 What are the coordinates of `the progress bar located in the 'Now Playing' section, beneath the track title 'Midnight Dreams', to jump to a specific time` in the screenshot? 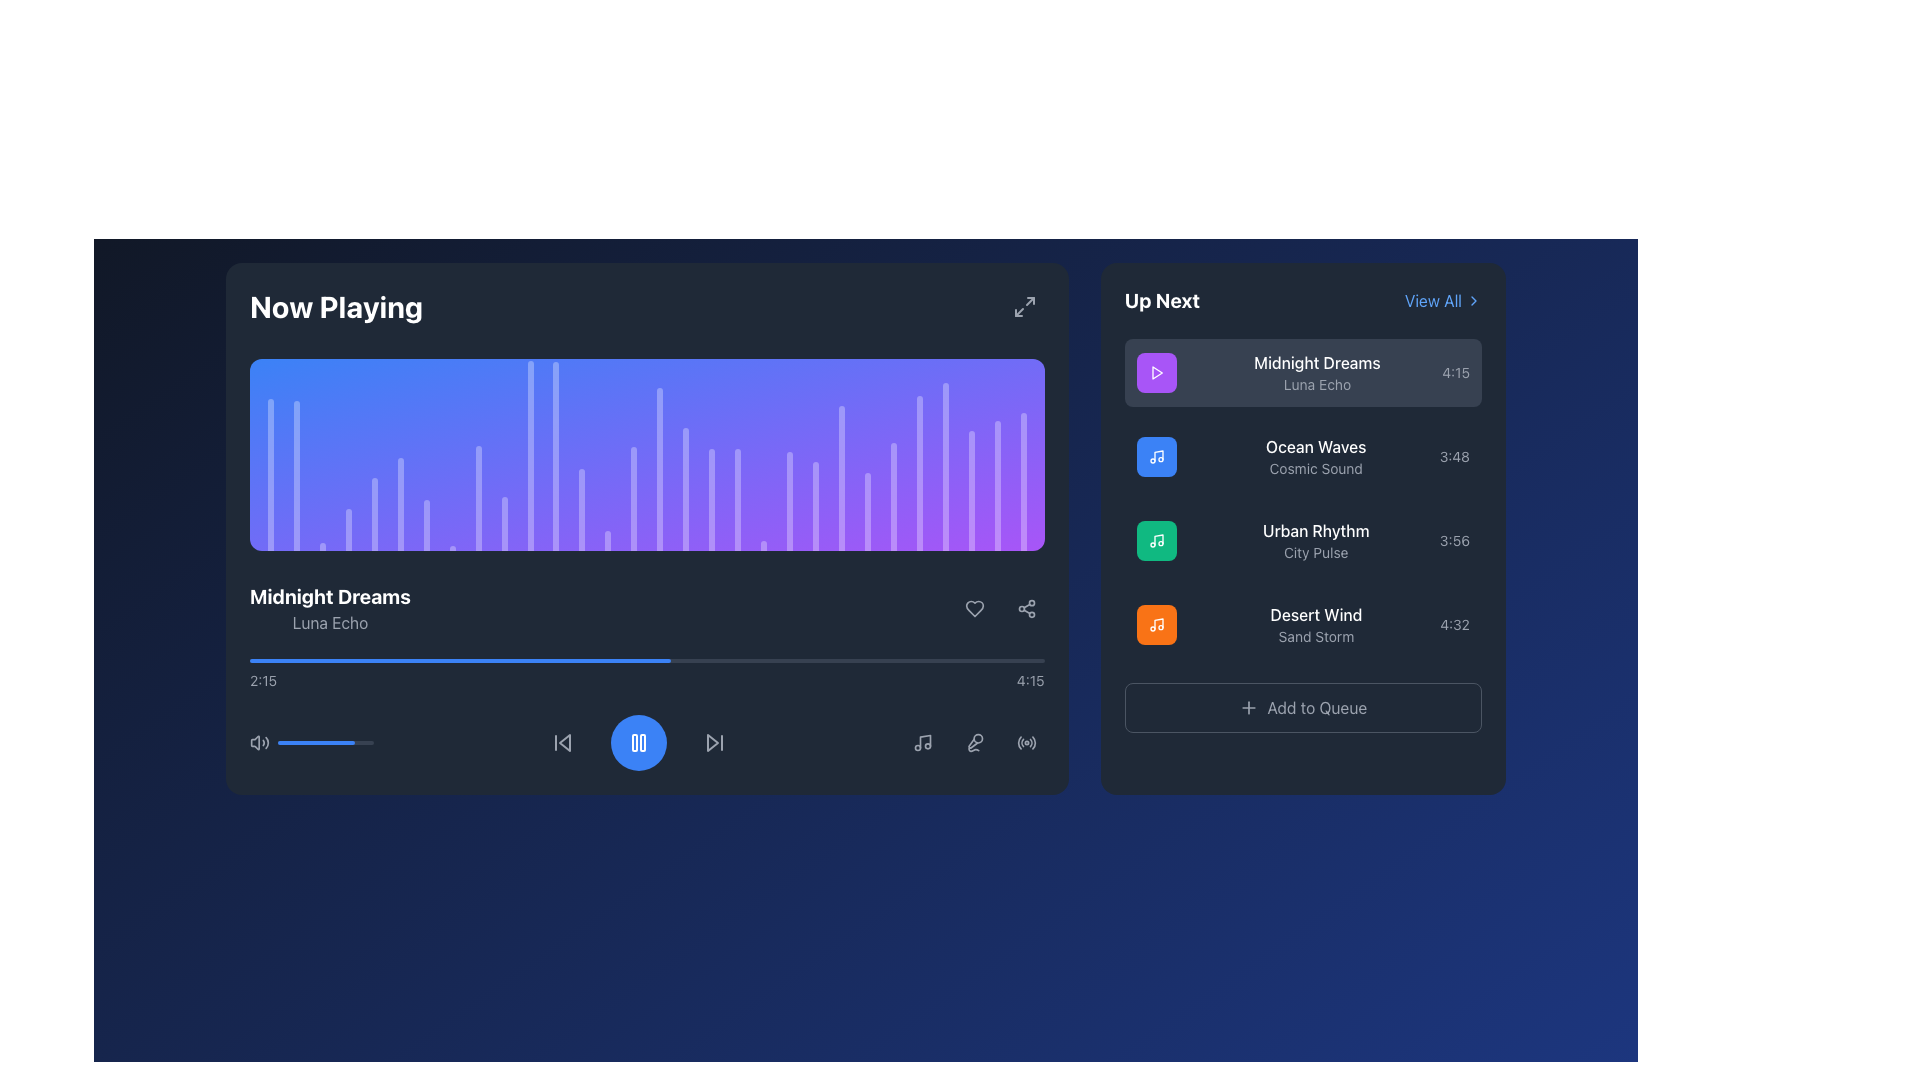 It's located at (647, 675).